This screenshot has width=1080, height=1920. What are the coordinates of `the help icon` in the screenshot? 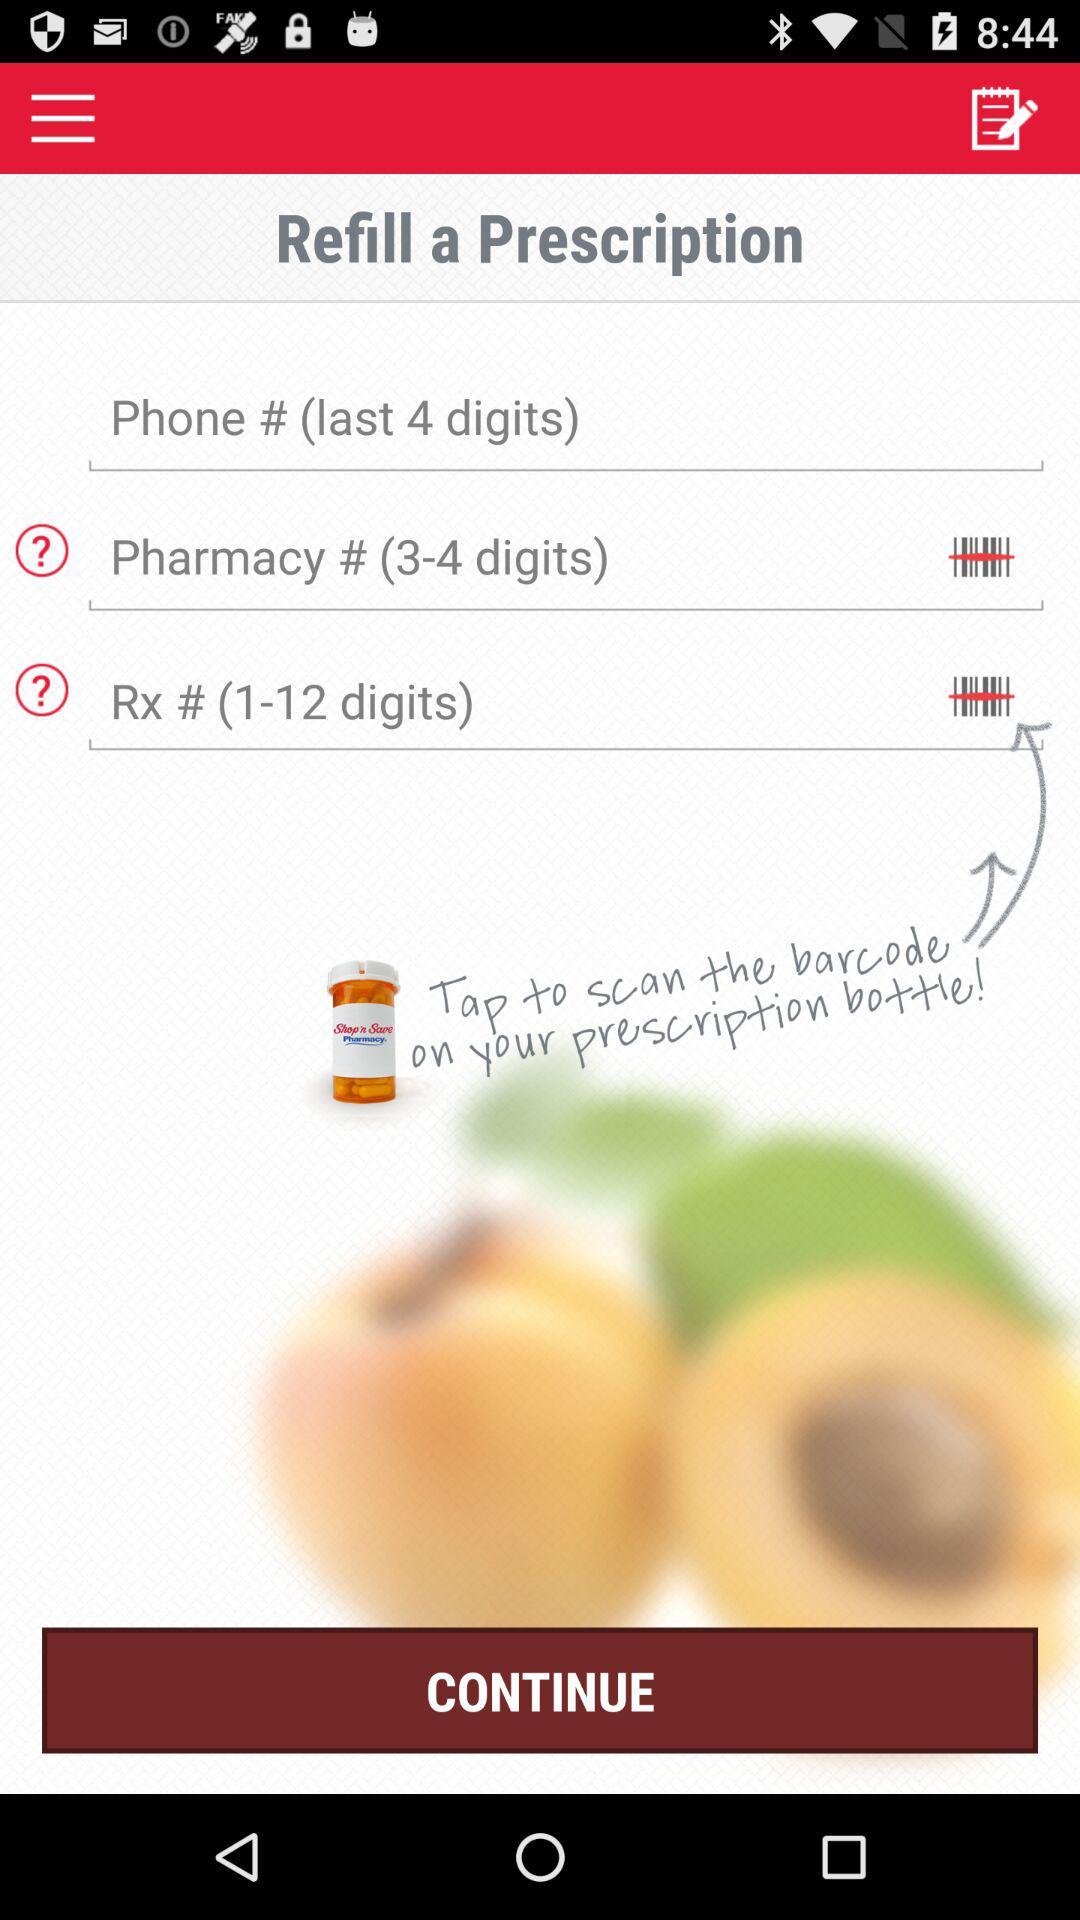 It's located at (42, 580).